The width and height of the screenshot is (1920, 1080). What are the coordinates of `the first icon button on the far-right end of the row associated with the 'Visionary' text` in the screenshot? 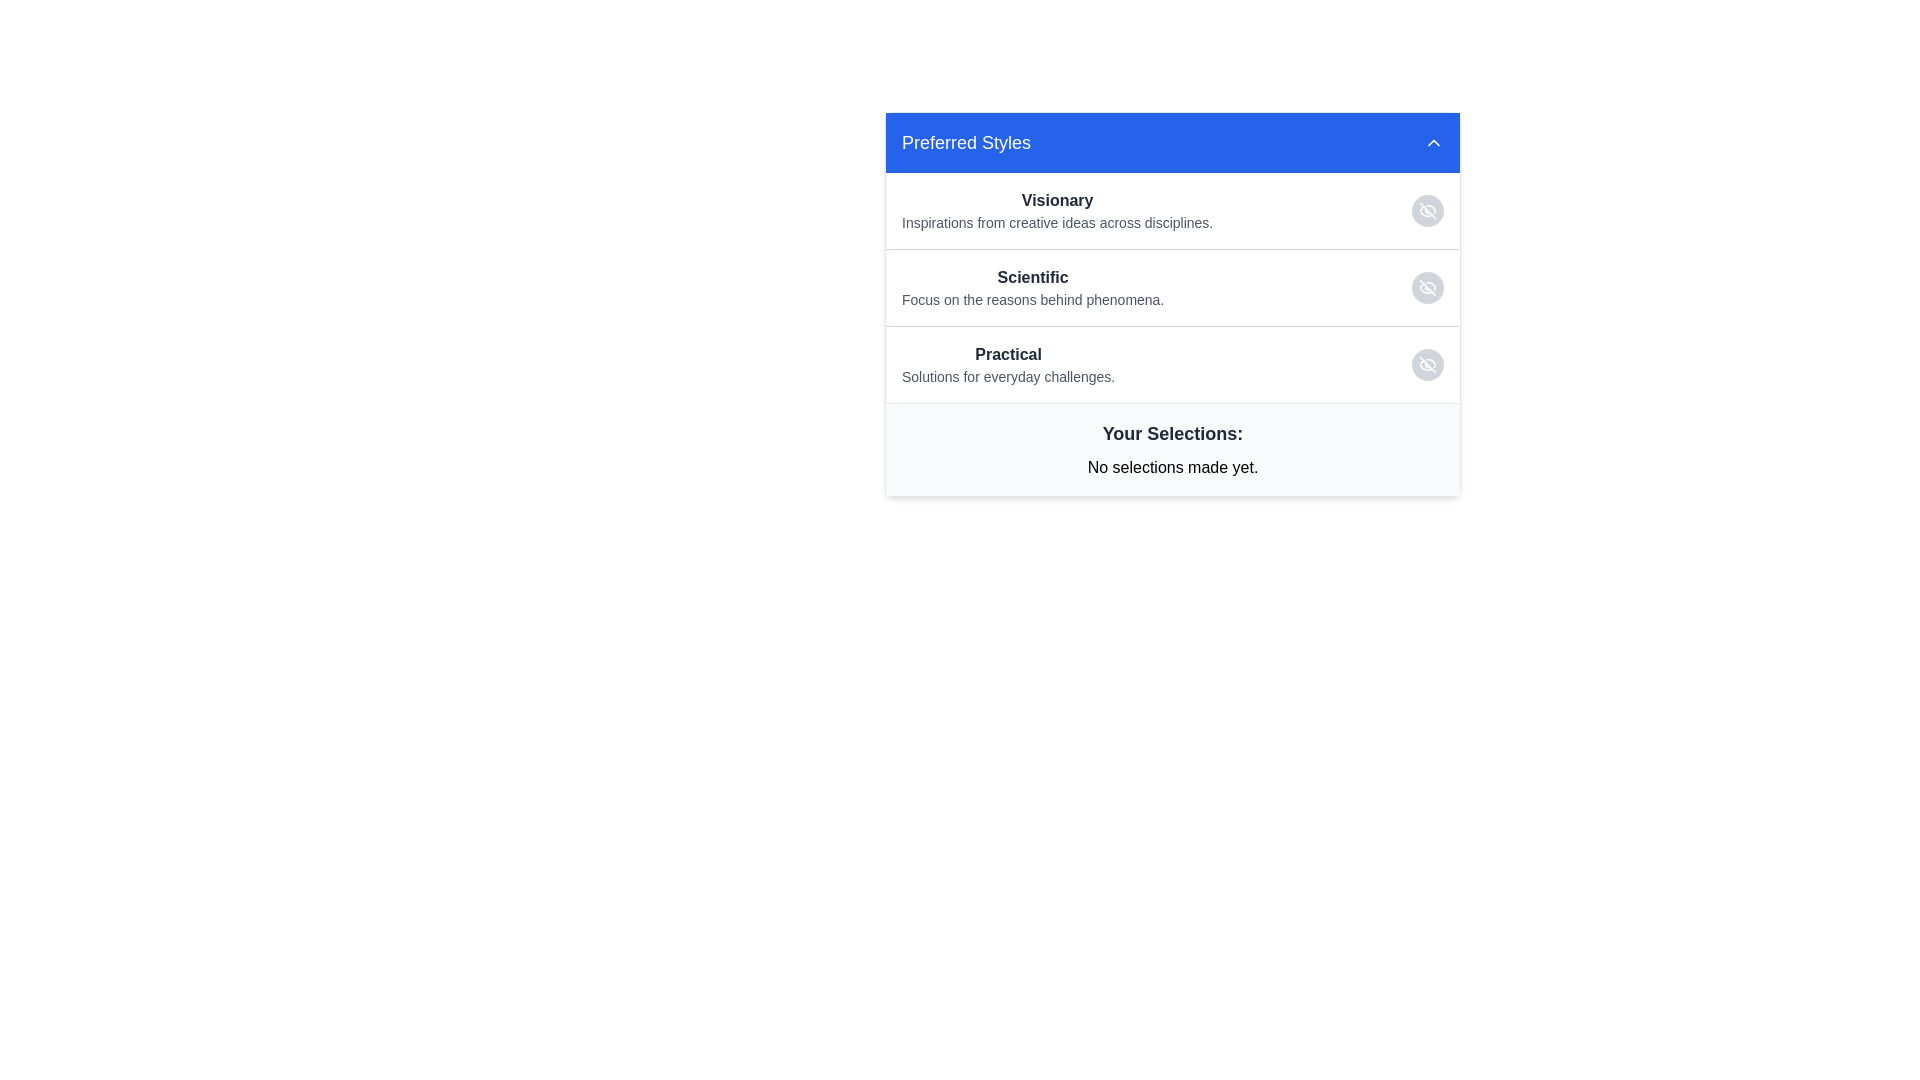 It's located at (1427, 211).